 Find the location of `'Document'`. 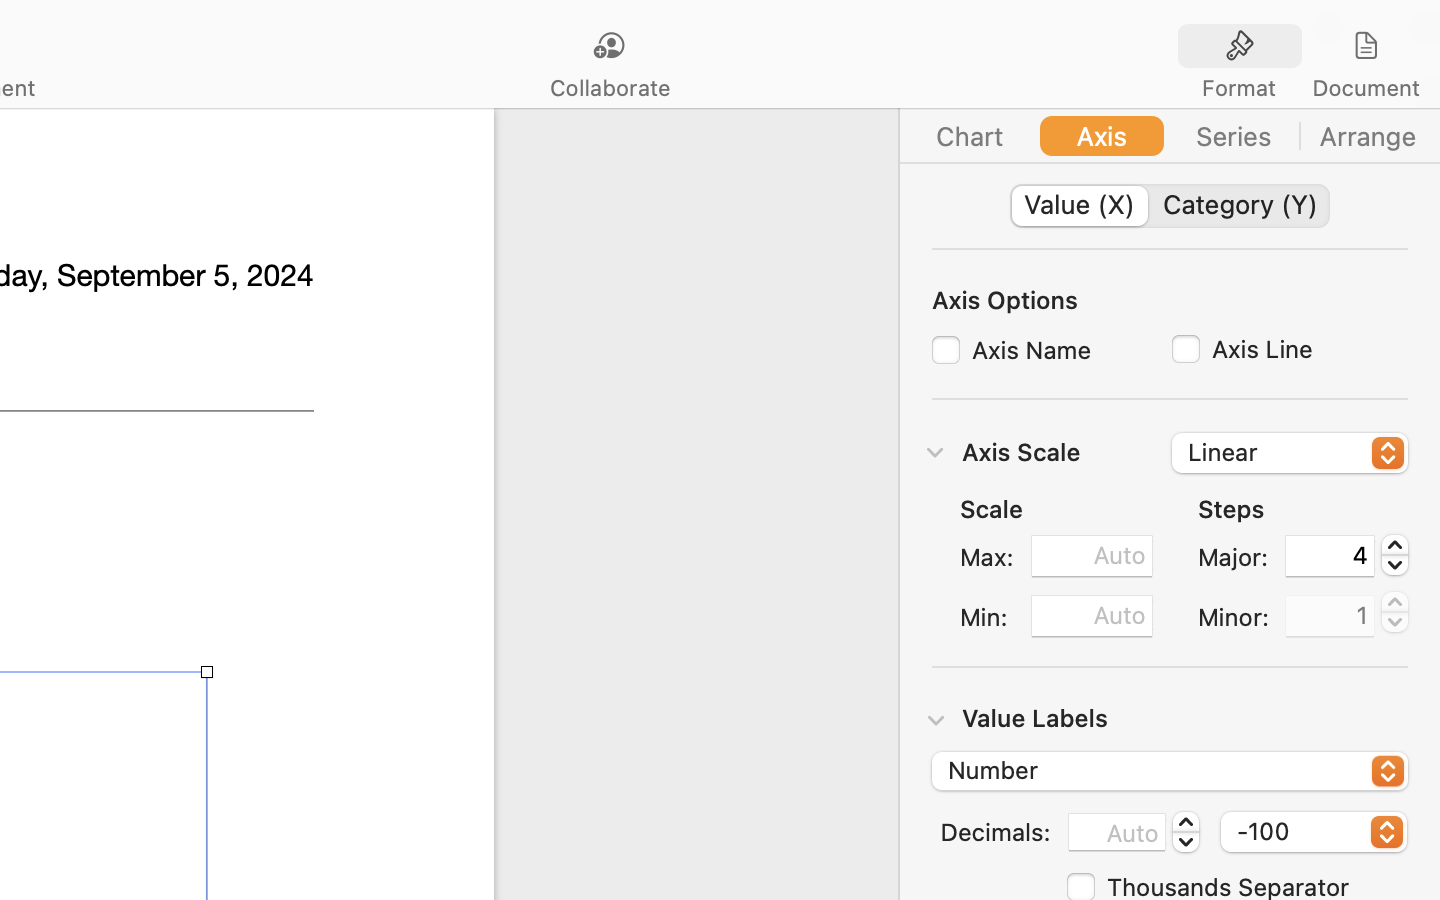

'Document' is located at coordinates (1363, 87).